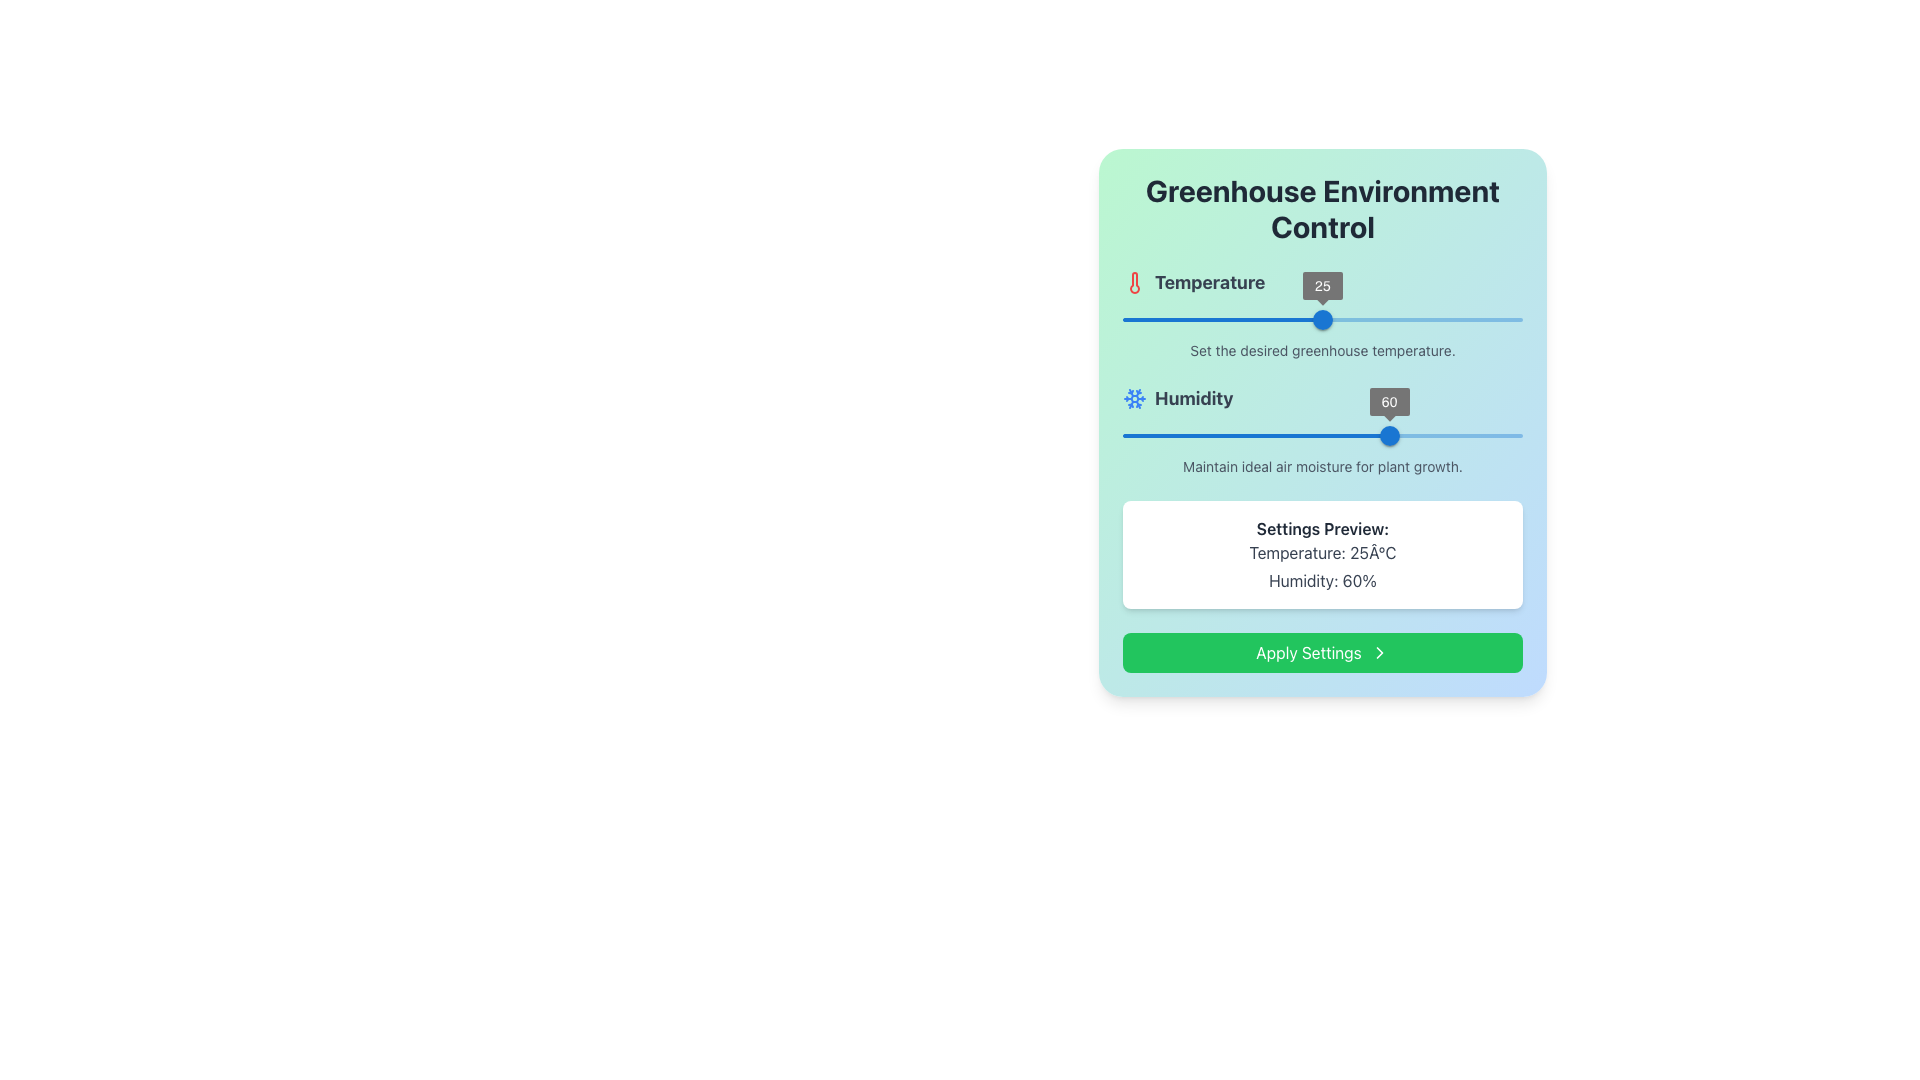 The height and width of the screenshot is (1080, 1920). I want to click on the snowflake icon representing humidity, located next to the 'Humidity' label in the 'Greenhouse Environment Control' interface, so click(1134, 398).